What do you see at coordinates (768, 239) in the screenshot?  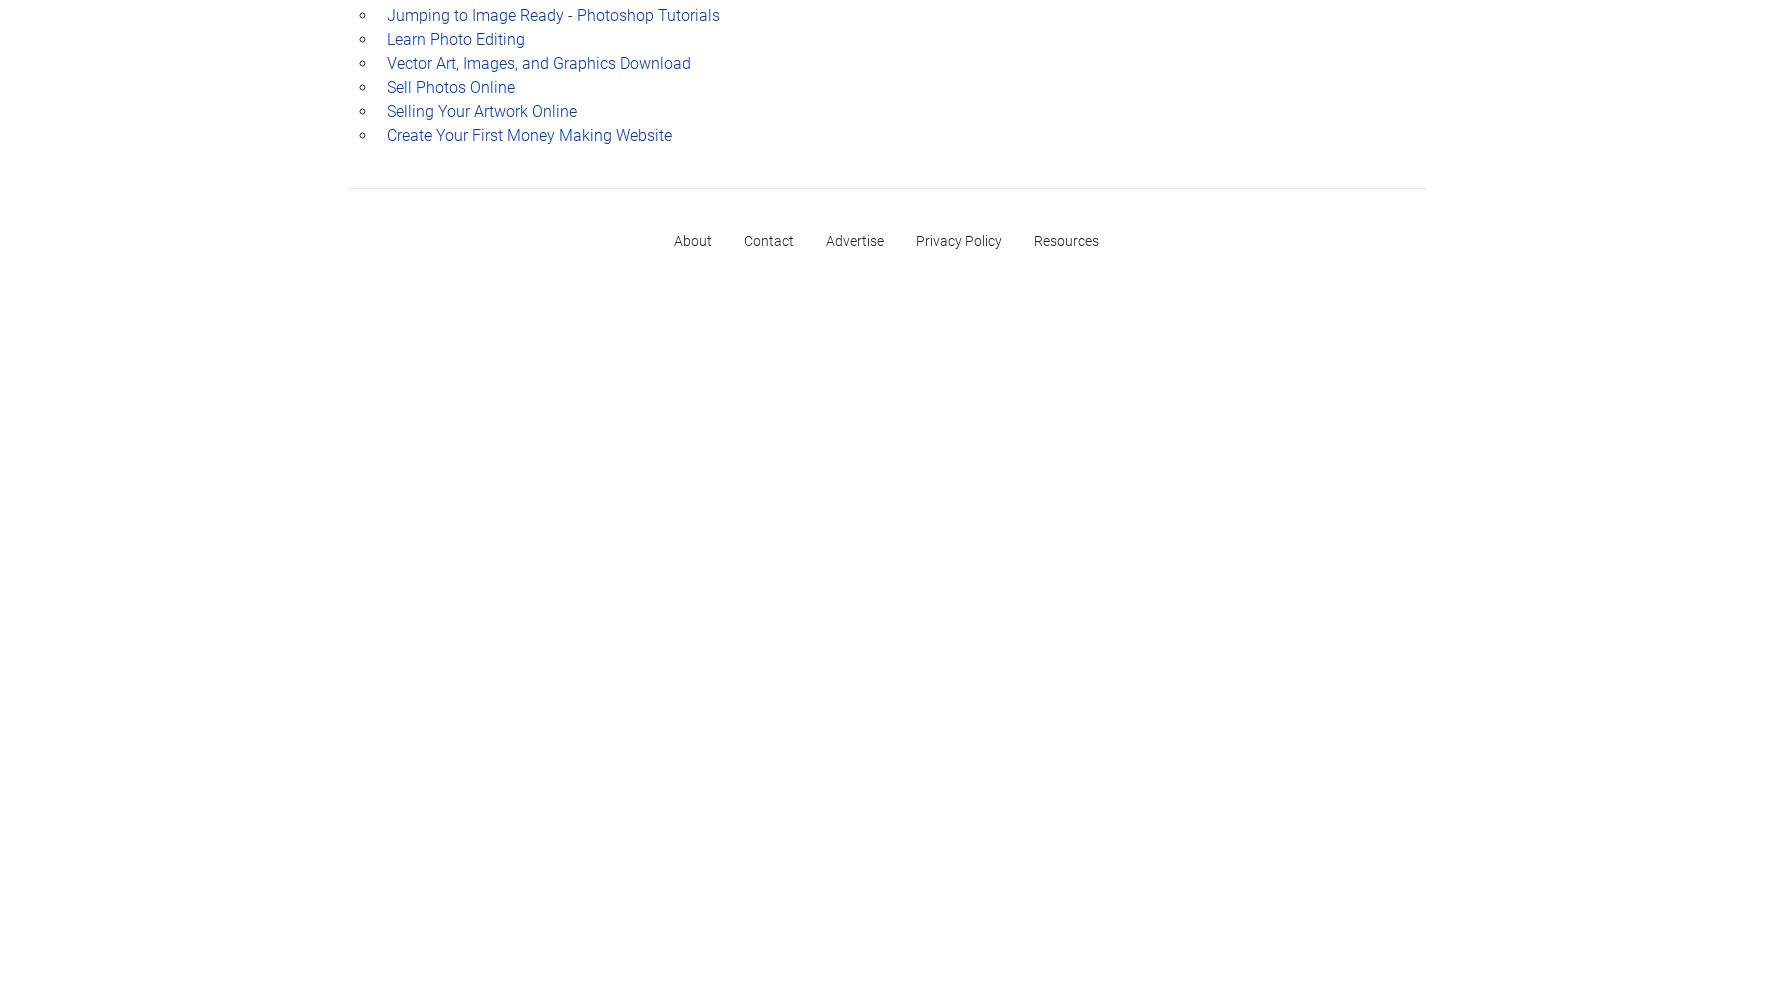 I see `'Contact'` at bounding box center [768, 239].